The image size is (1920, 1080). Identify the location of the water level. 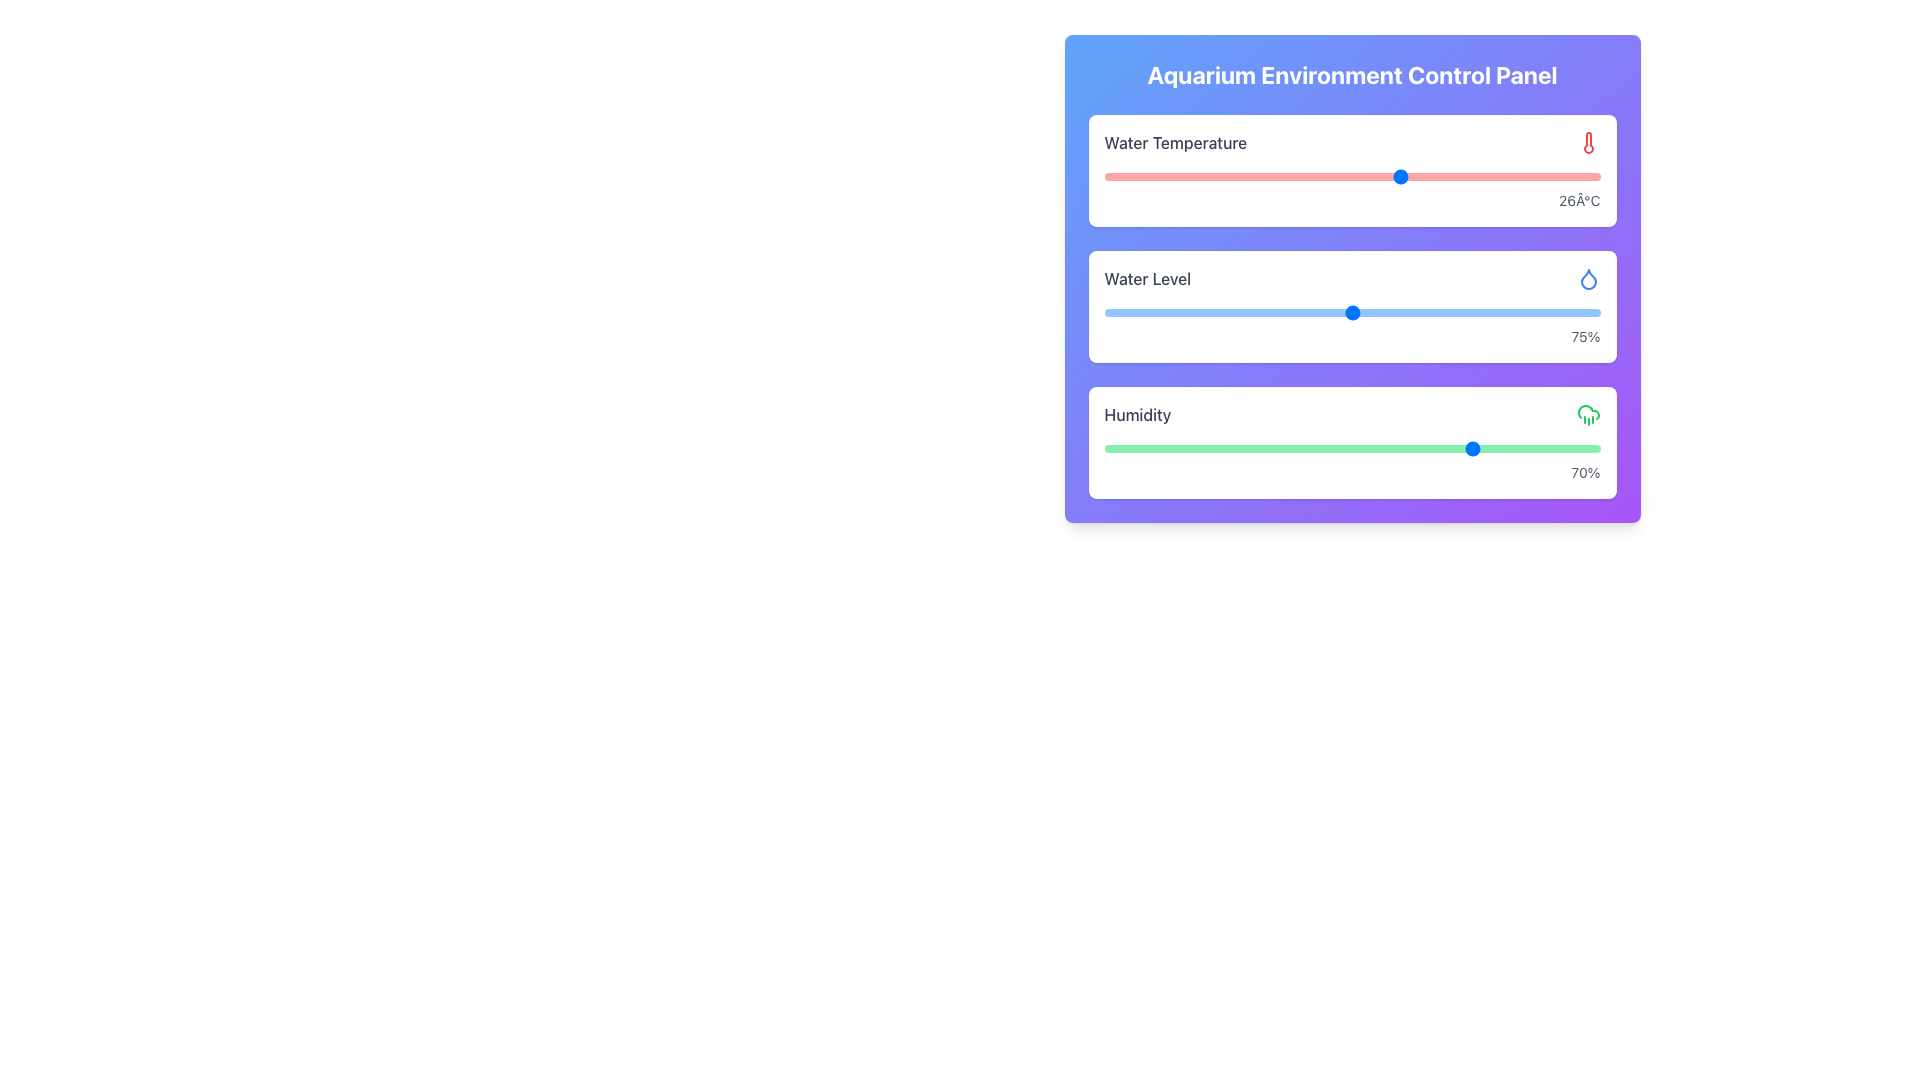
(1113, 312).